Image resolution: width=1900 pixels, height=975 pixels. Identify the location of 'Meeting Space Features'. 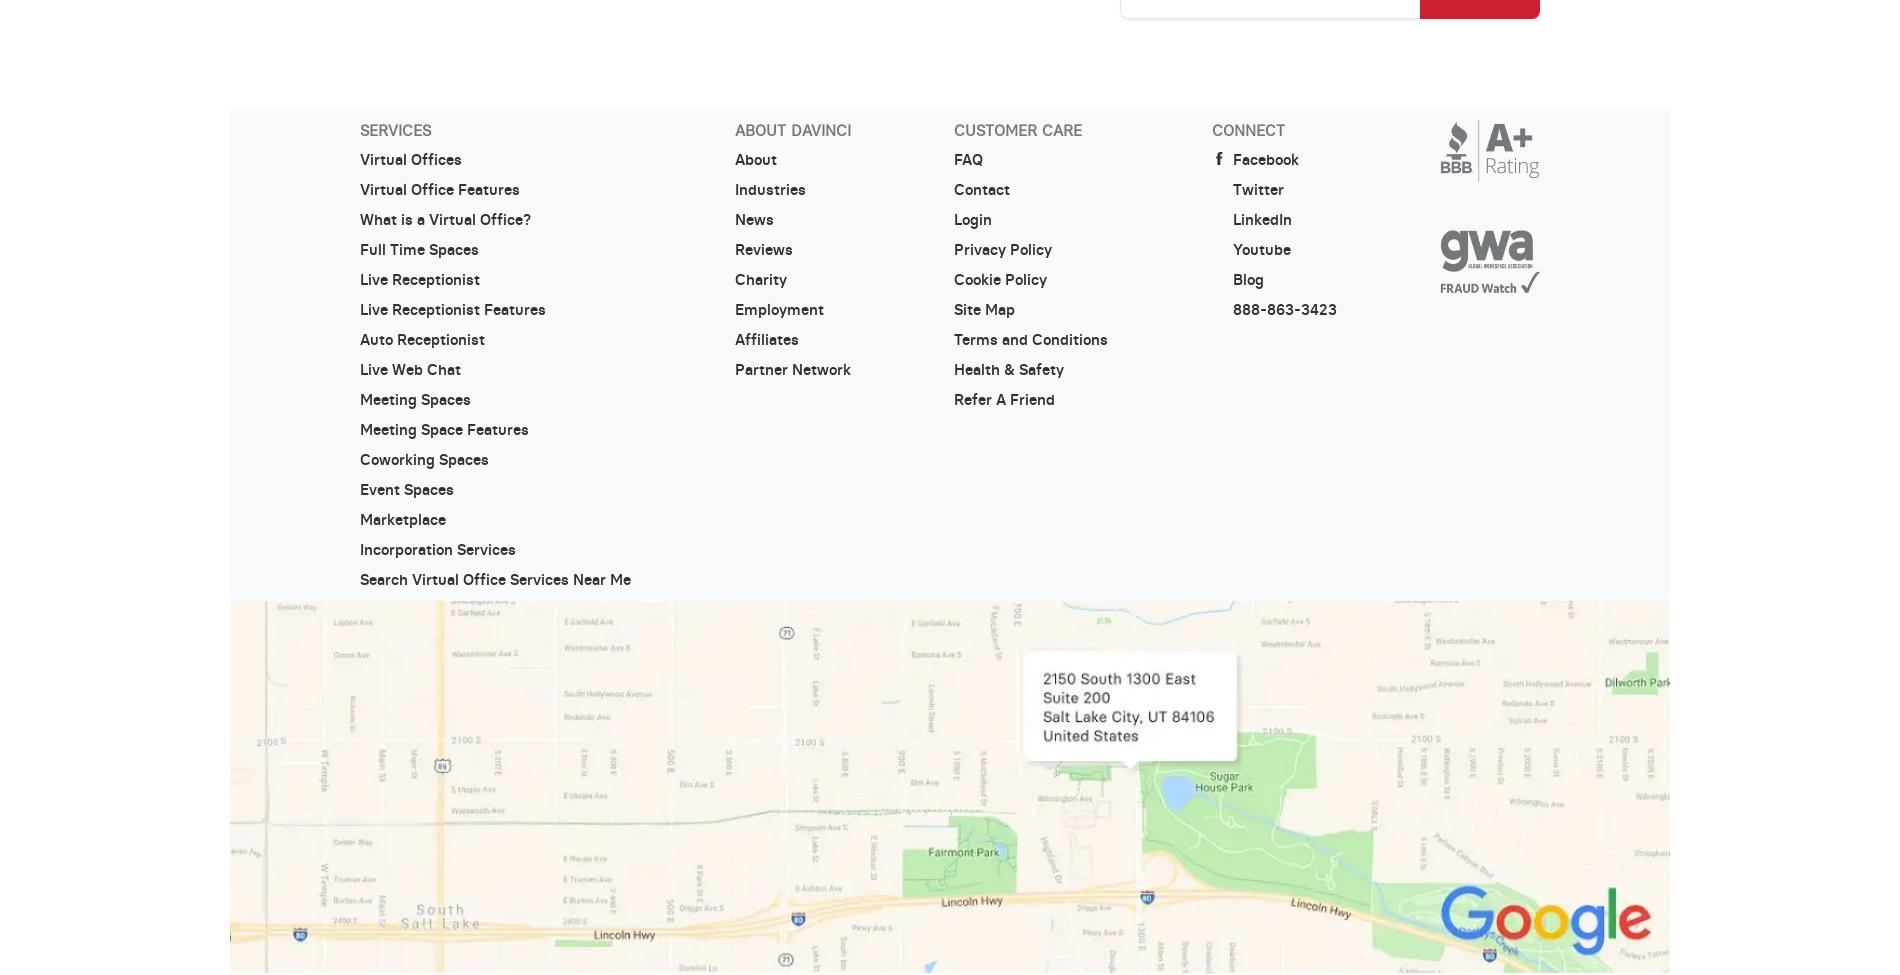
(442, 429).